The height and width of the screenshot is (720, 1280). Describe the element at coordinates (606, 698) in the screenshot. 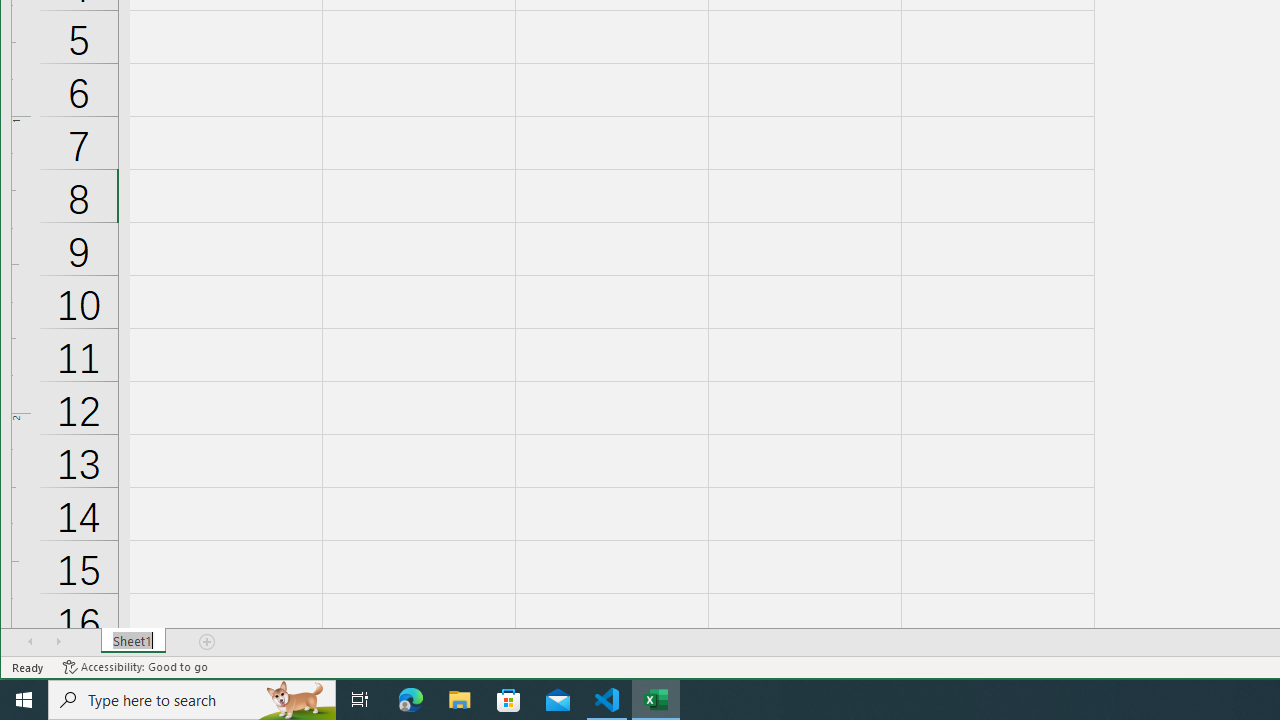

I see `'Visual Studio Code - 1 running window'` at that location.